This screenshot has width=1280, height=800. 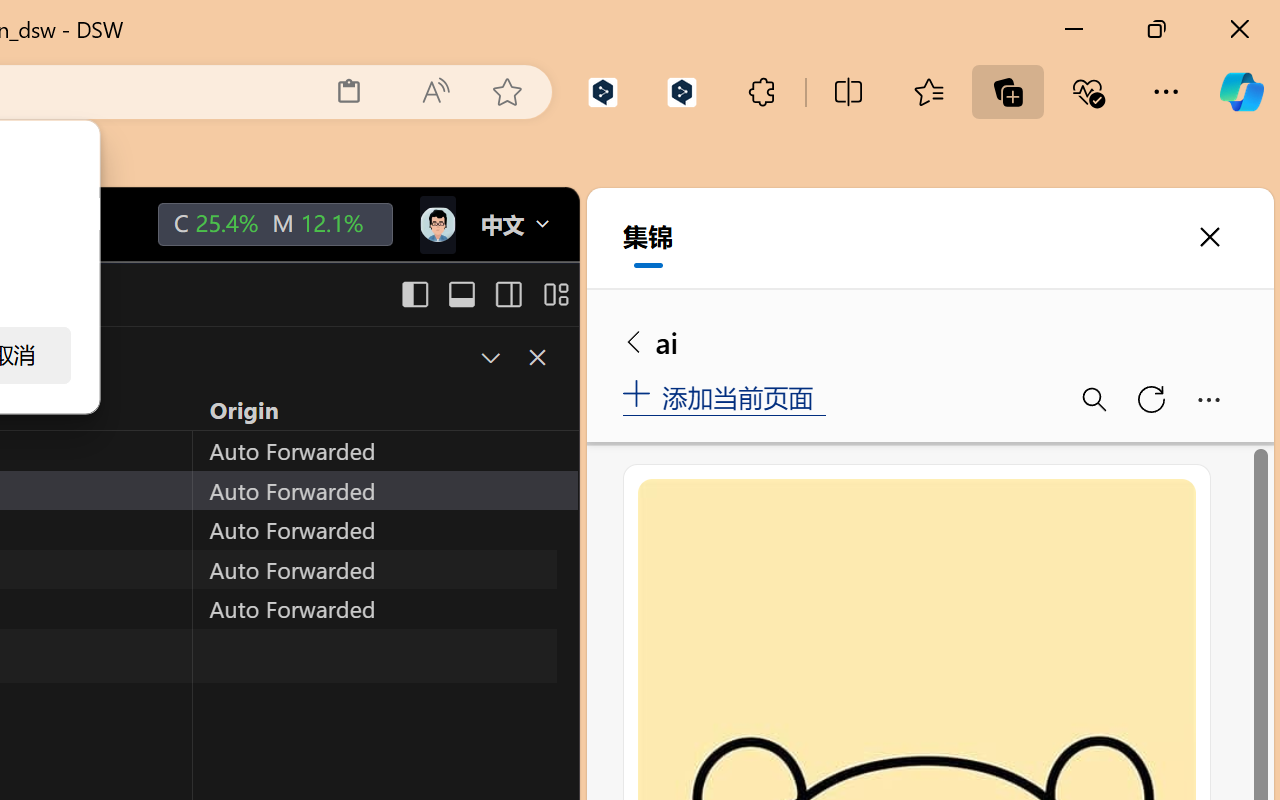 I want to click on 'Close Panel', so click(x=536, y=357).